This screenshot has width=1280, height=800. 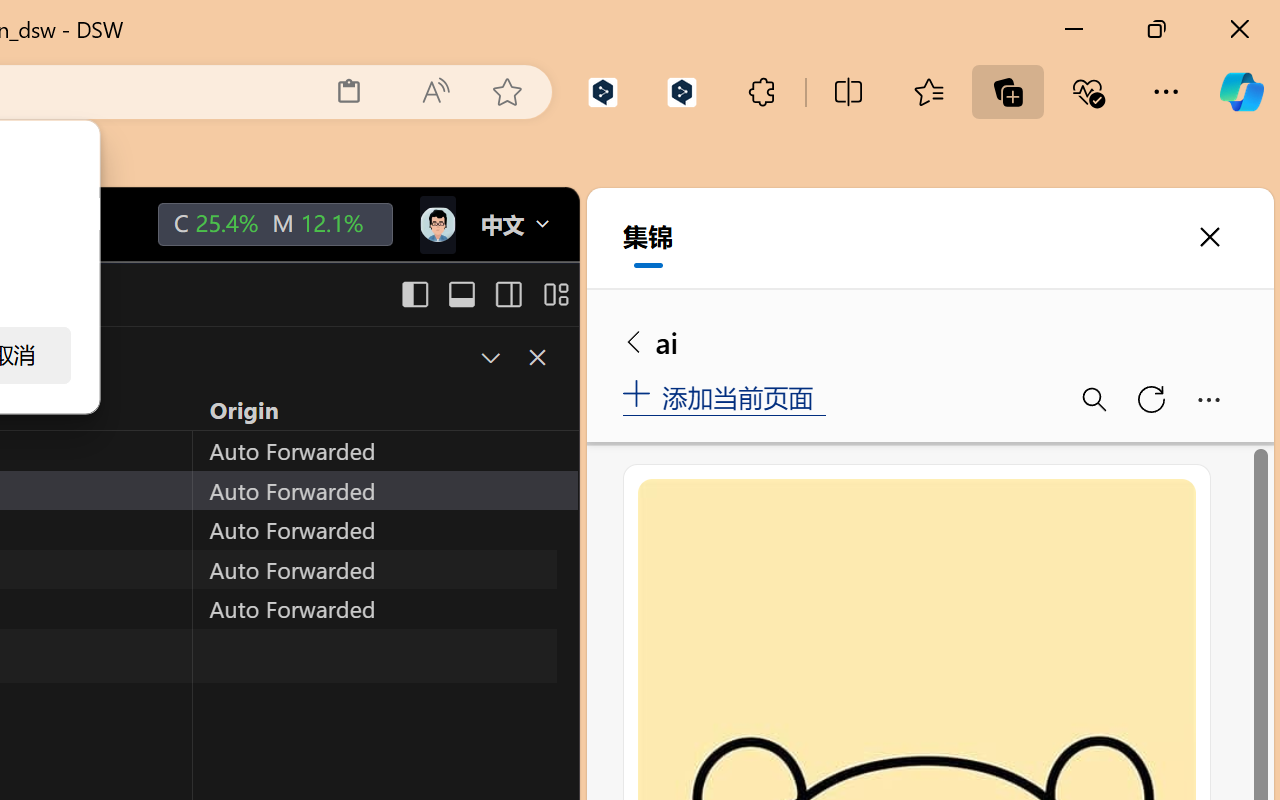 I want to click on 'Close Panel', so click(x=536, y=357).